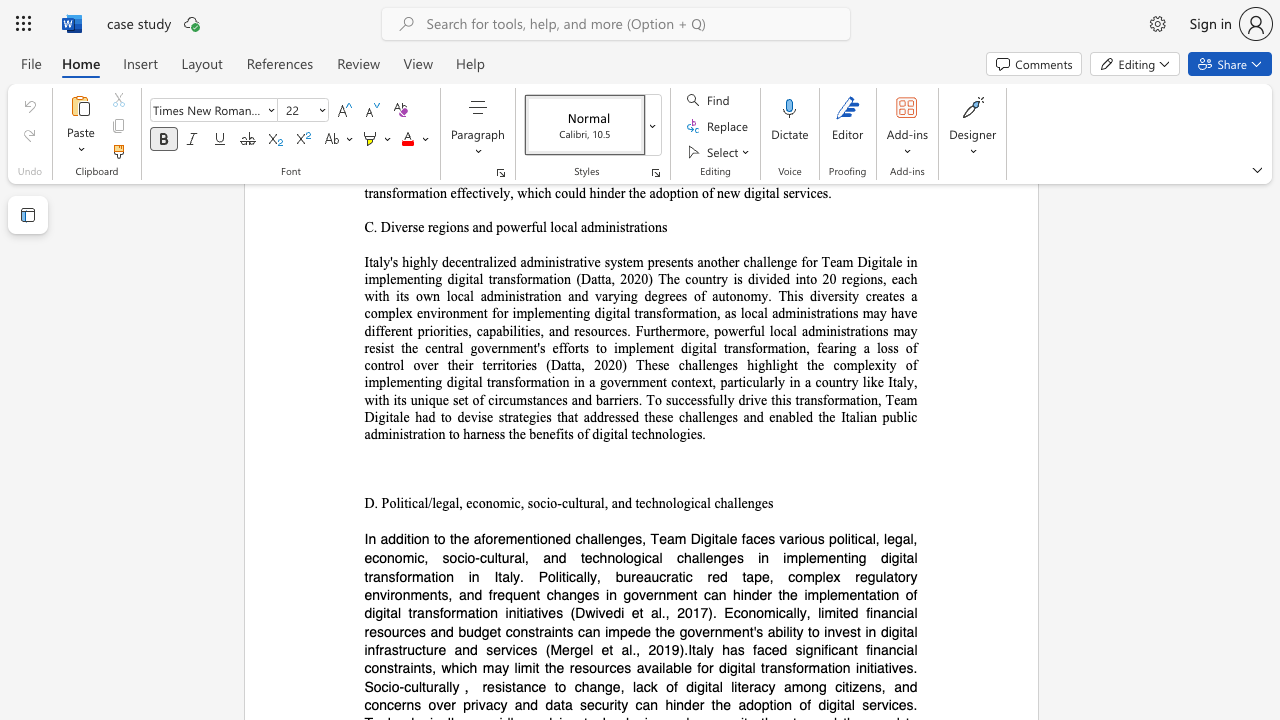 This screenshot has width=1280, height=720. I want to click on the subset text "forementioned challenges, Team Digitale faces various political, legal, economic, socio-cultural, and technological challenges in implementing digital transformation in Italy. Politically, bureaucratic red tape, complex regulatory environments, and frequent changes in government can hinder the imple" within the text "In addition to the aforementioned challenges, Team Digitale faces various political, legal, economic, socio-cultural, and technological challenges in implementing digital transformation in Italy. Politically, bureaucratic red tape, complex regulatory environments, and frequent changes in government can hinder the implementation of digital transformation initiatives (Dwivedi et al., 2017). Economically, limited financial resources and budget constraints can impede the government", so click(481, 537).